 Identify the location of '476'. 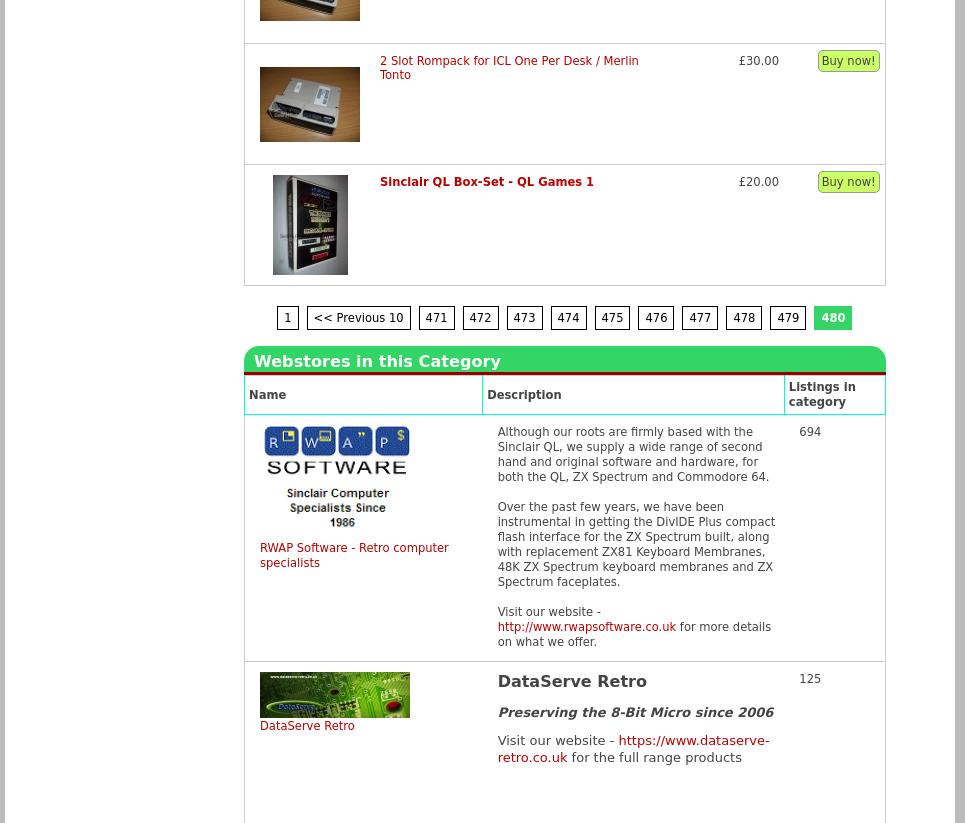
(645, 316).